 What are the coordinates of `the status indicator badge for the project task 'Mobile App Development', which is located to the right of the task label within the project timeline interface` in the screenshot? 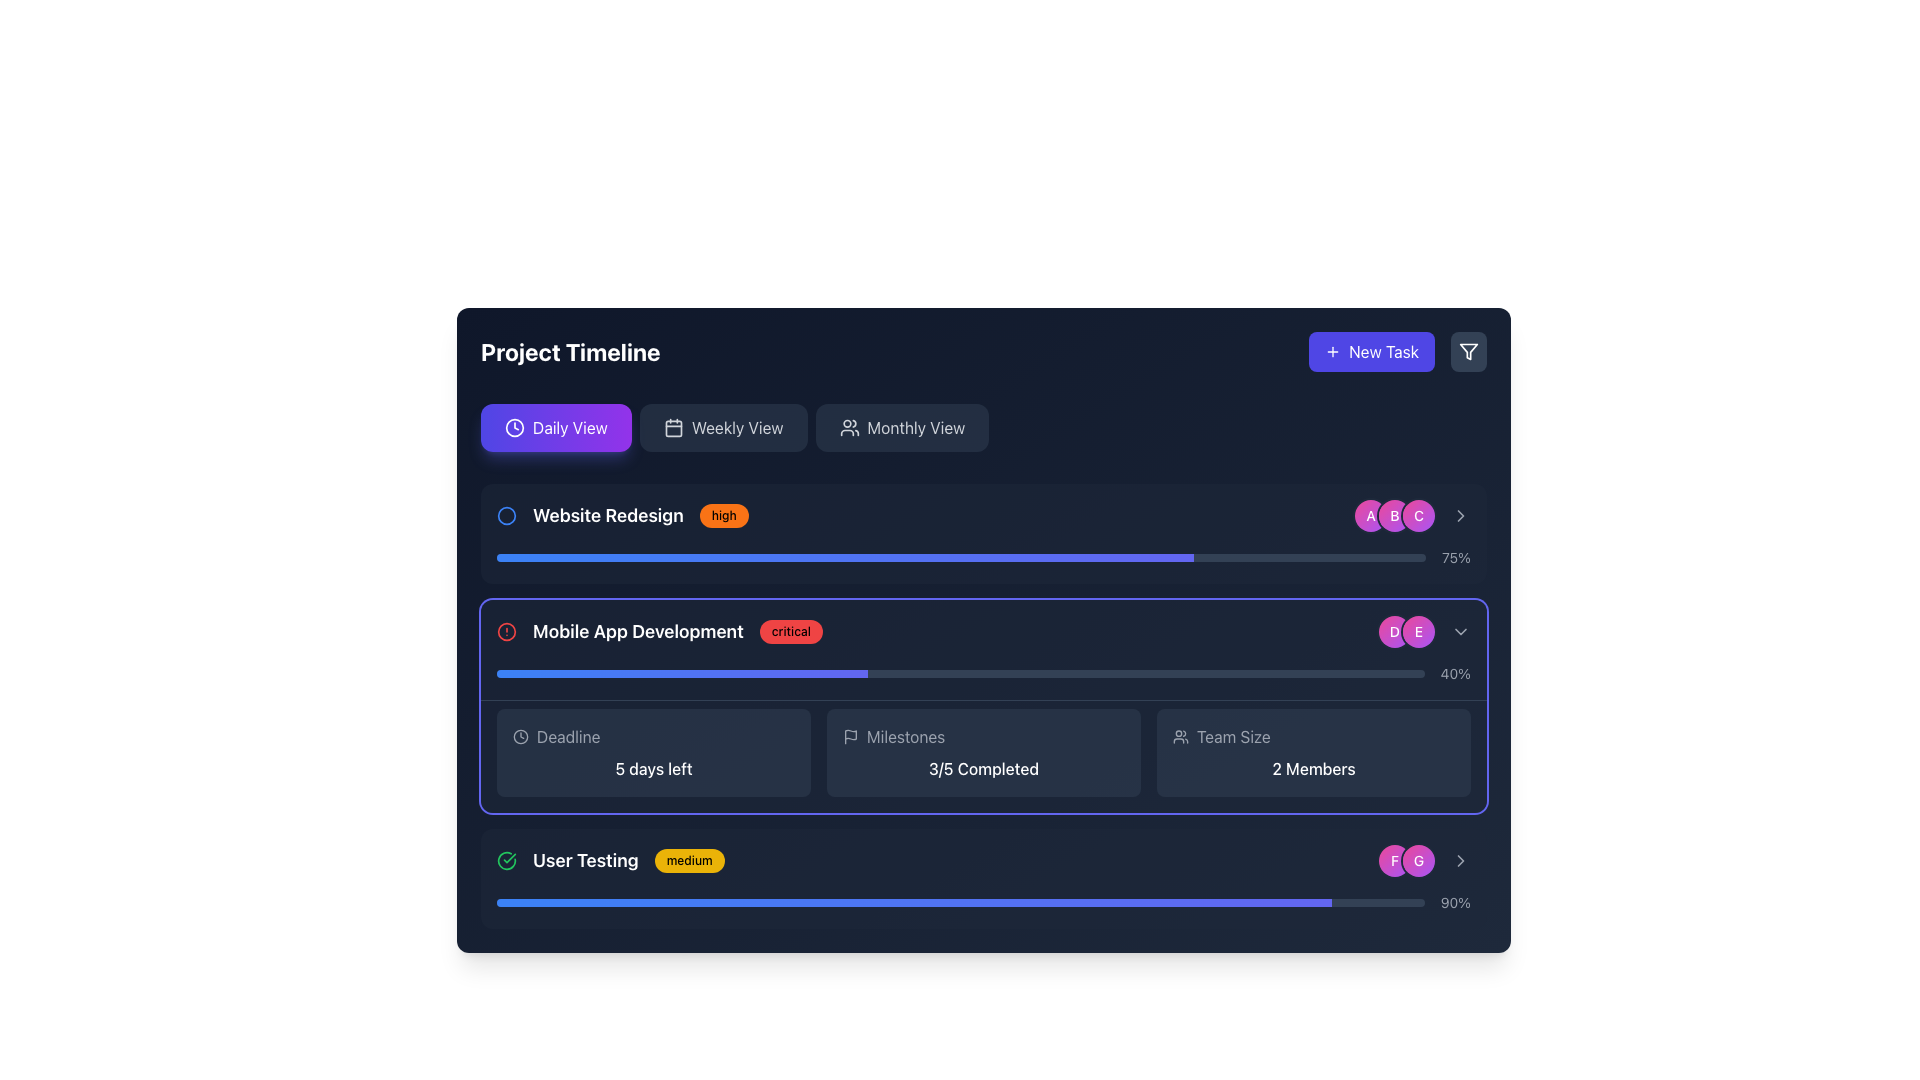 It's located at (790, 632).